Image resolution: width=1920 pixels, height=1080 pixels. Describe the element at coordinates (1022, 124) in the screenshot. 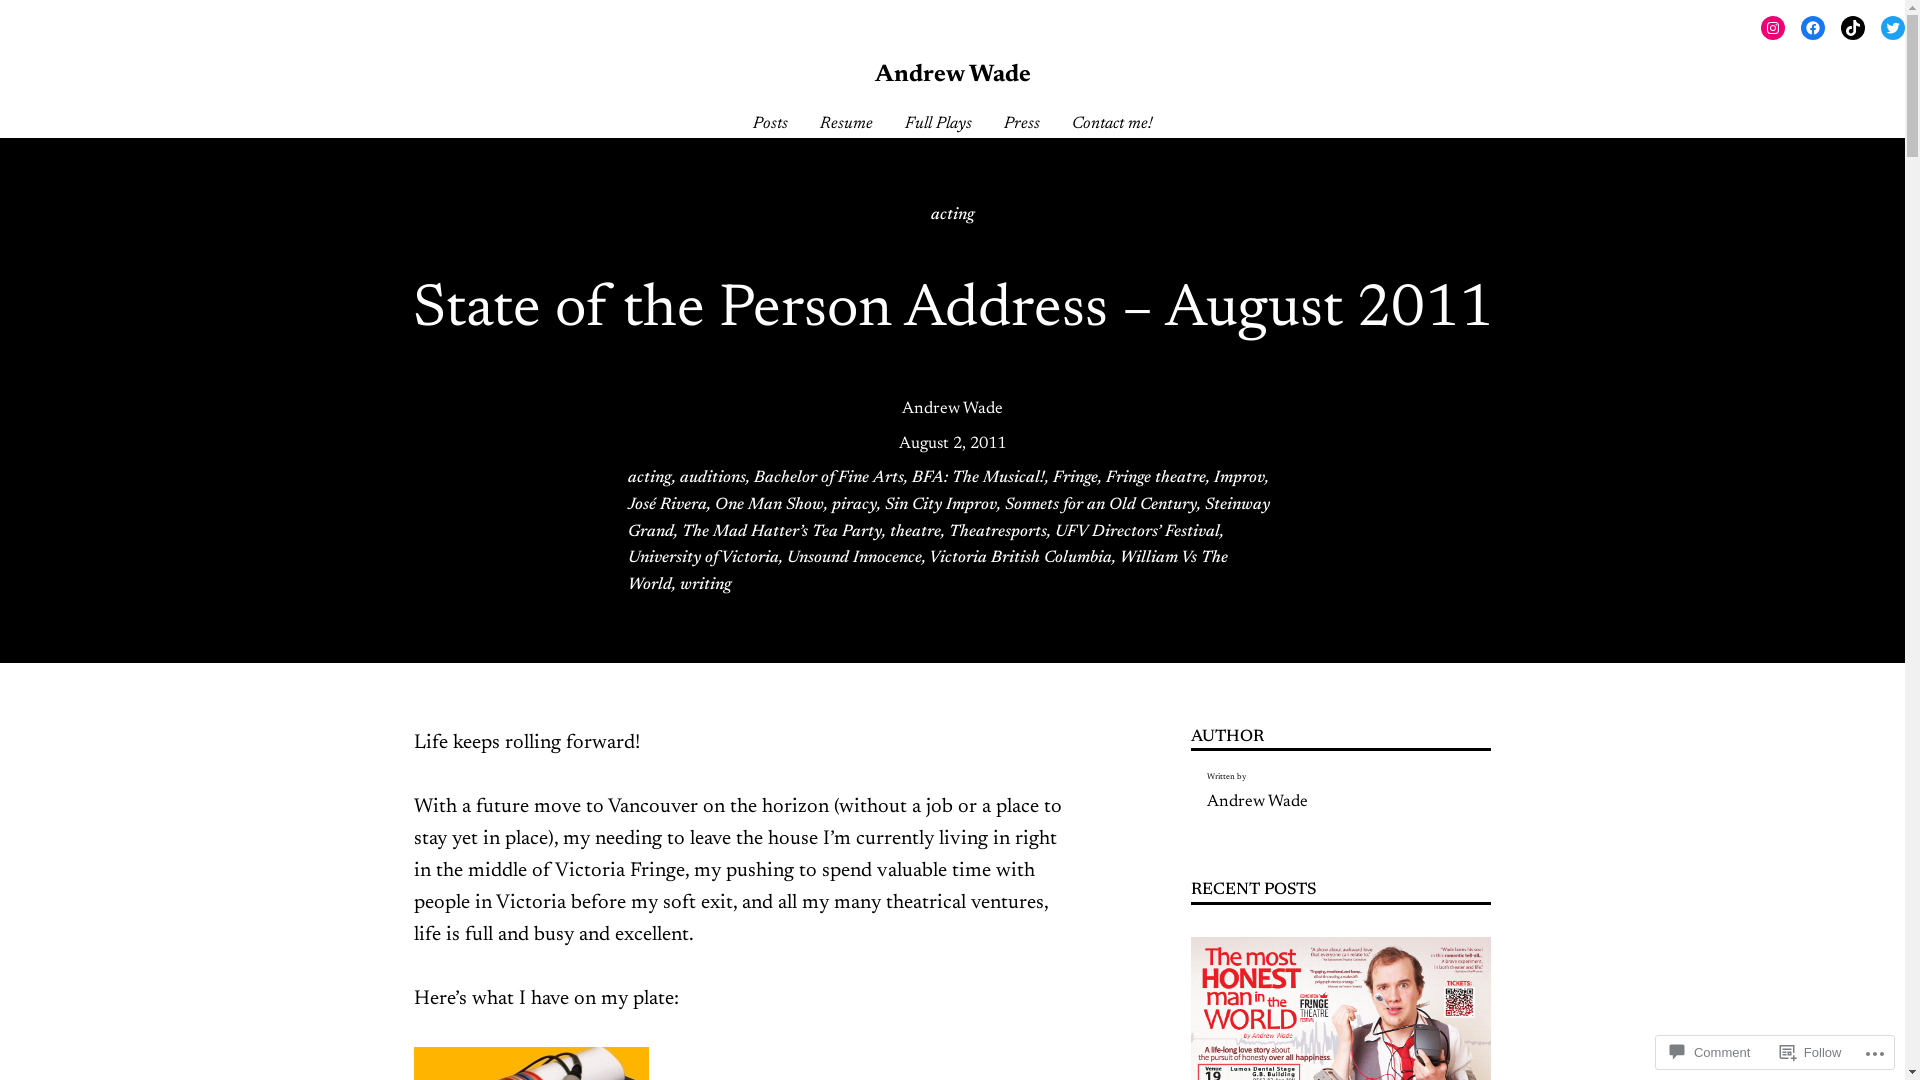

I see `'Press'` at that location.